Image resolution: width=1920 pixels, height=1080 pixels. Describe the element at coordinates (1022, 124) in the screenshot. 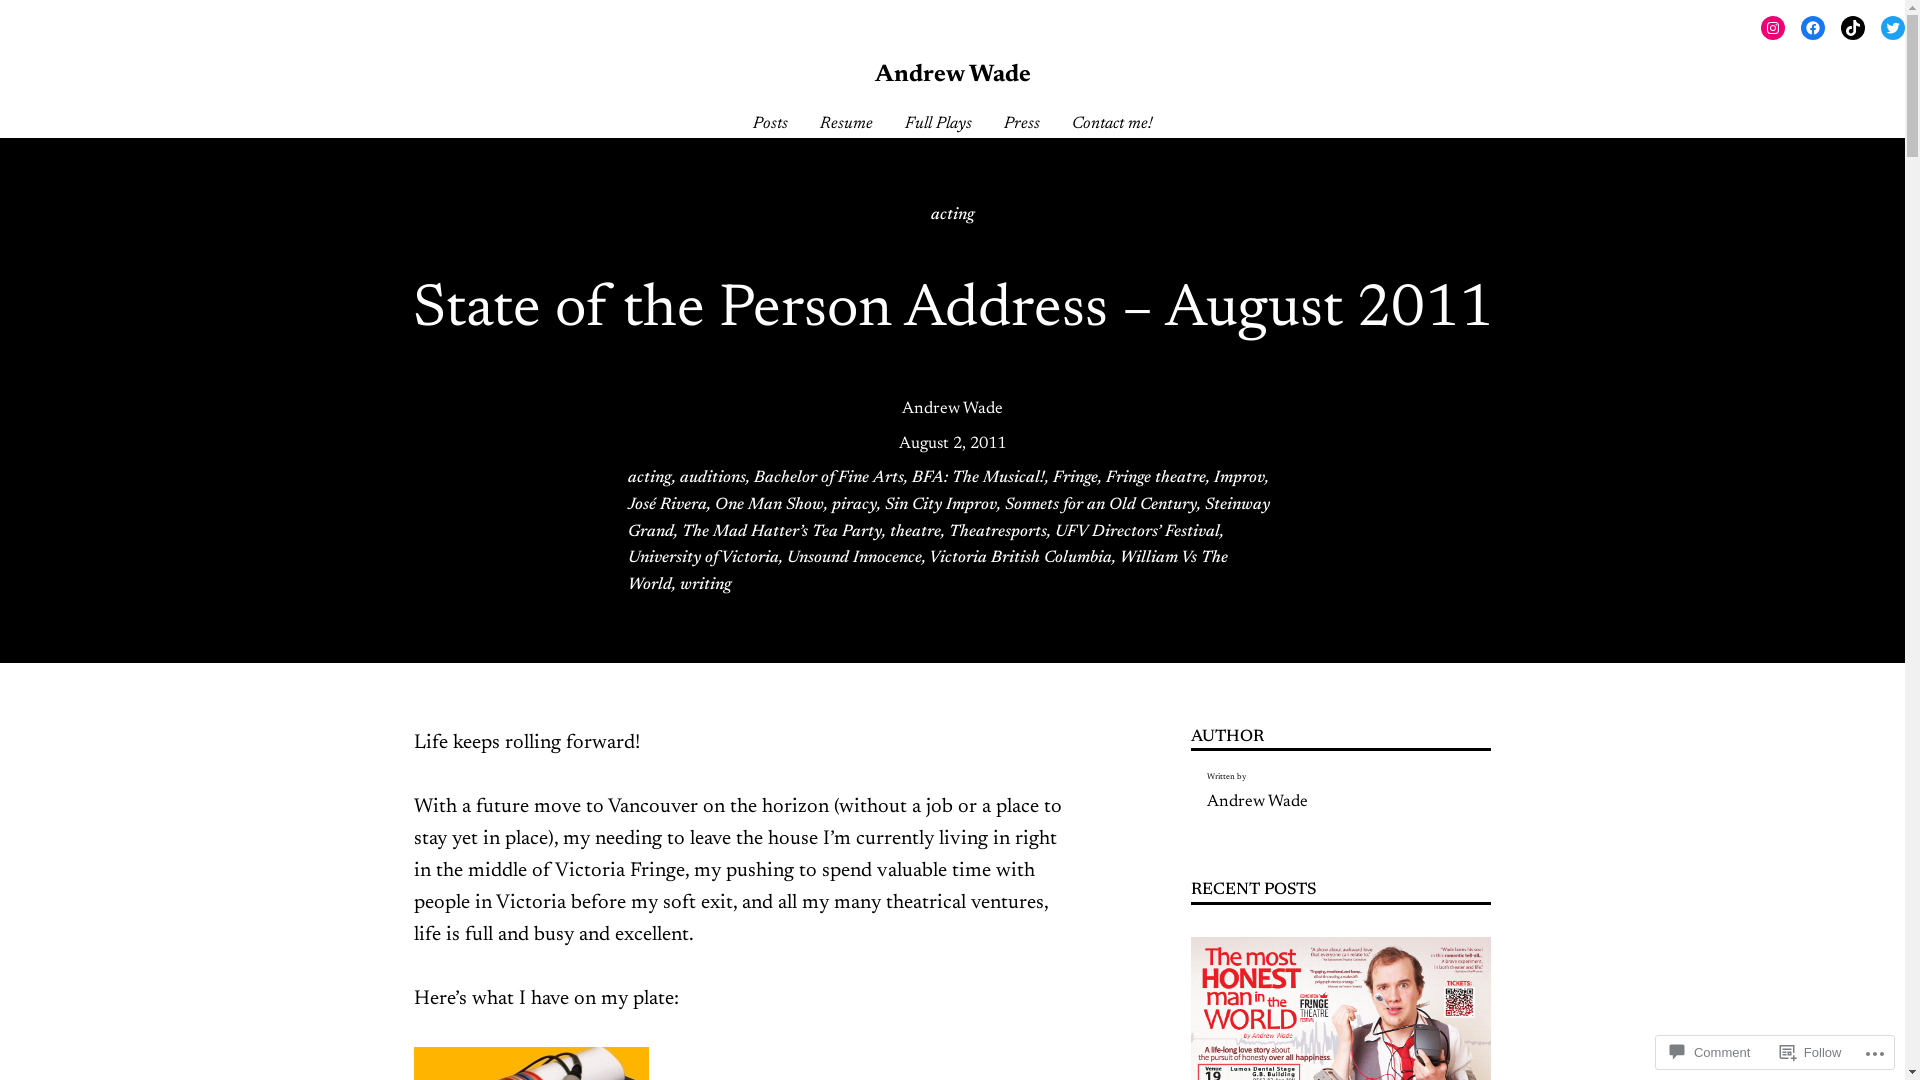

I see `'Press'` at that location.